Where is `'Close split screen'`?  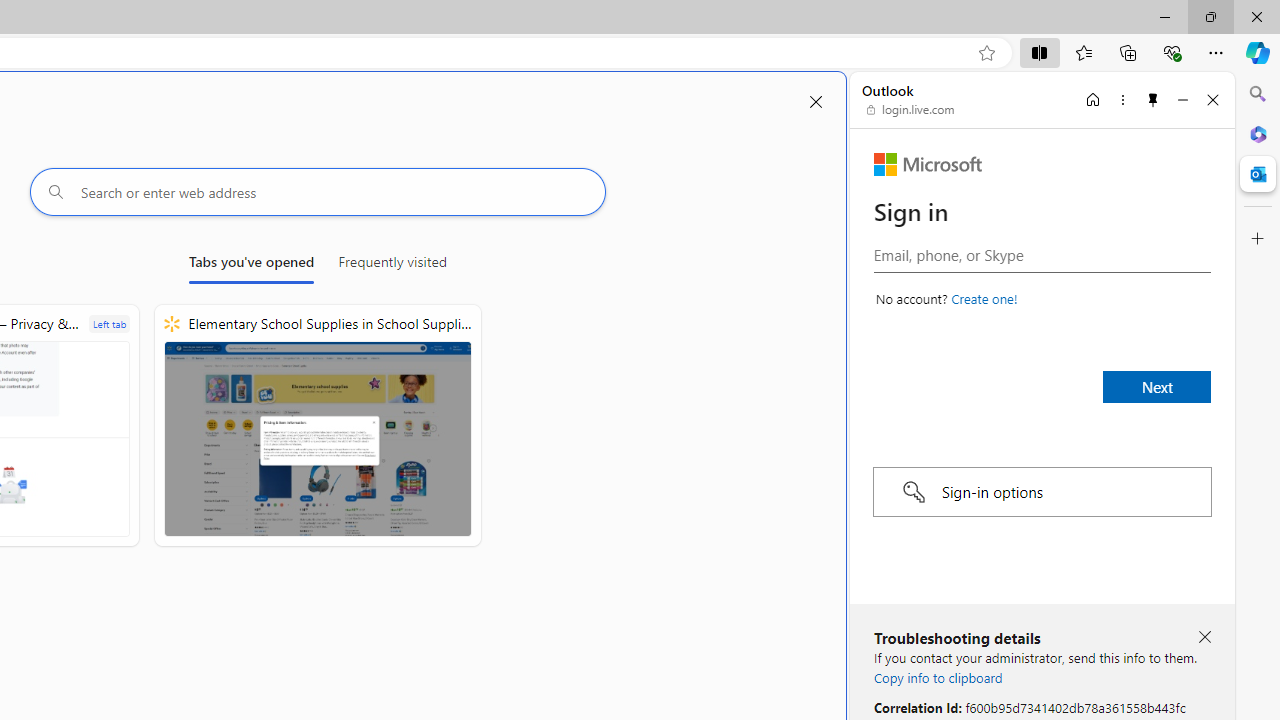
'Close split screen' is located at coordinates (816, 102).